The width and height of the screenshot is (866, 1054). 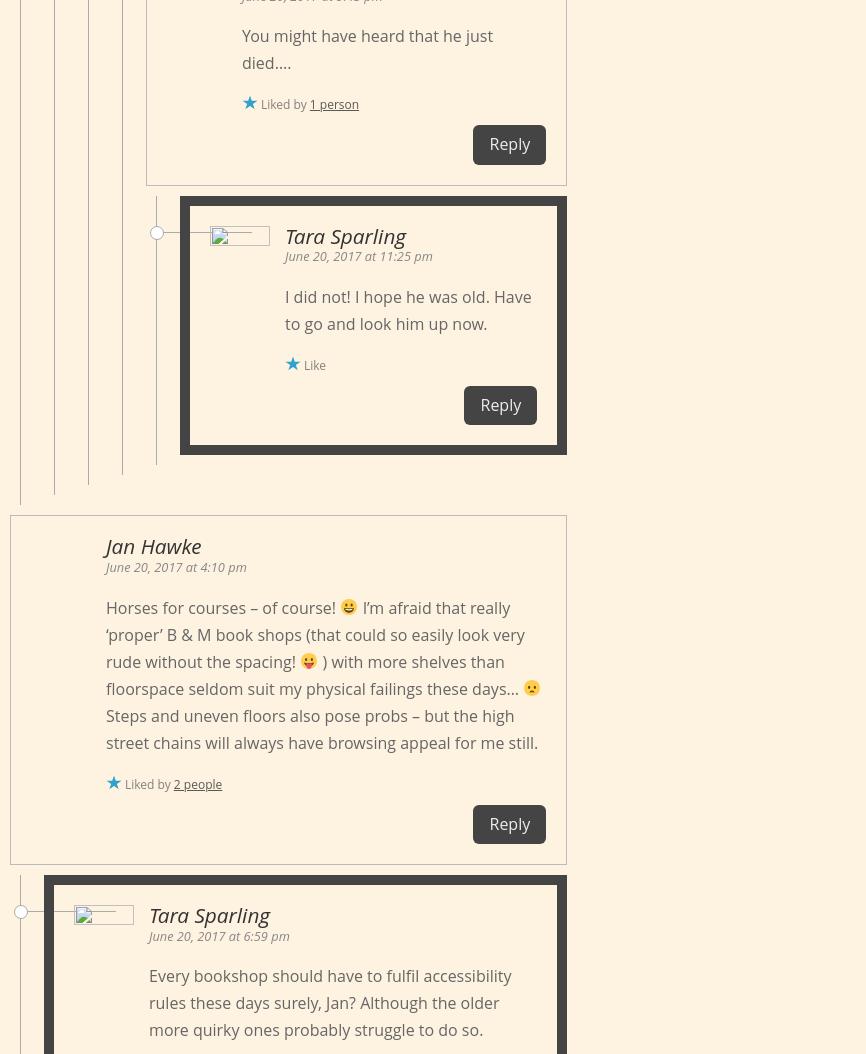 What do you see at coordinates (333, 103) in the screenshot?
I see `'1 person'` at bounding box center [333, 103].